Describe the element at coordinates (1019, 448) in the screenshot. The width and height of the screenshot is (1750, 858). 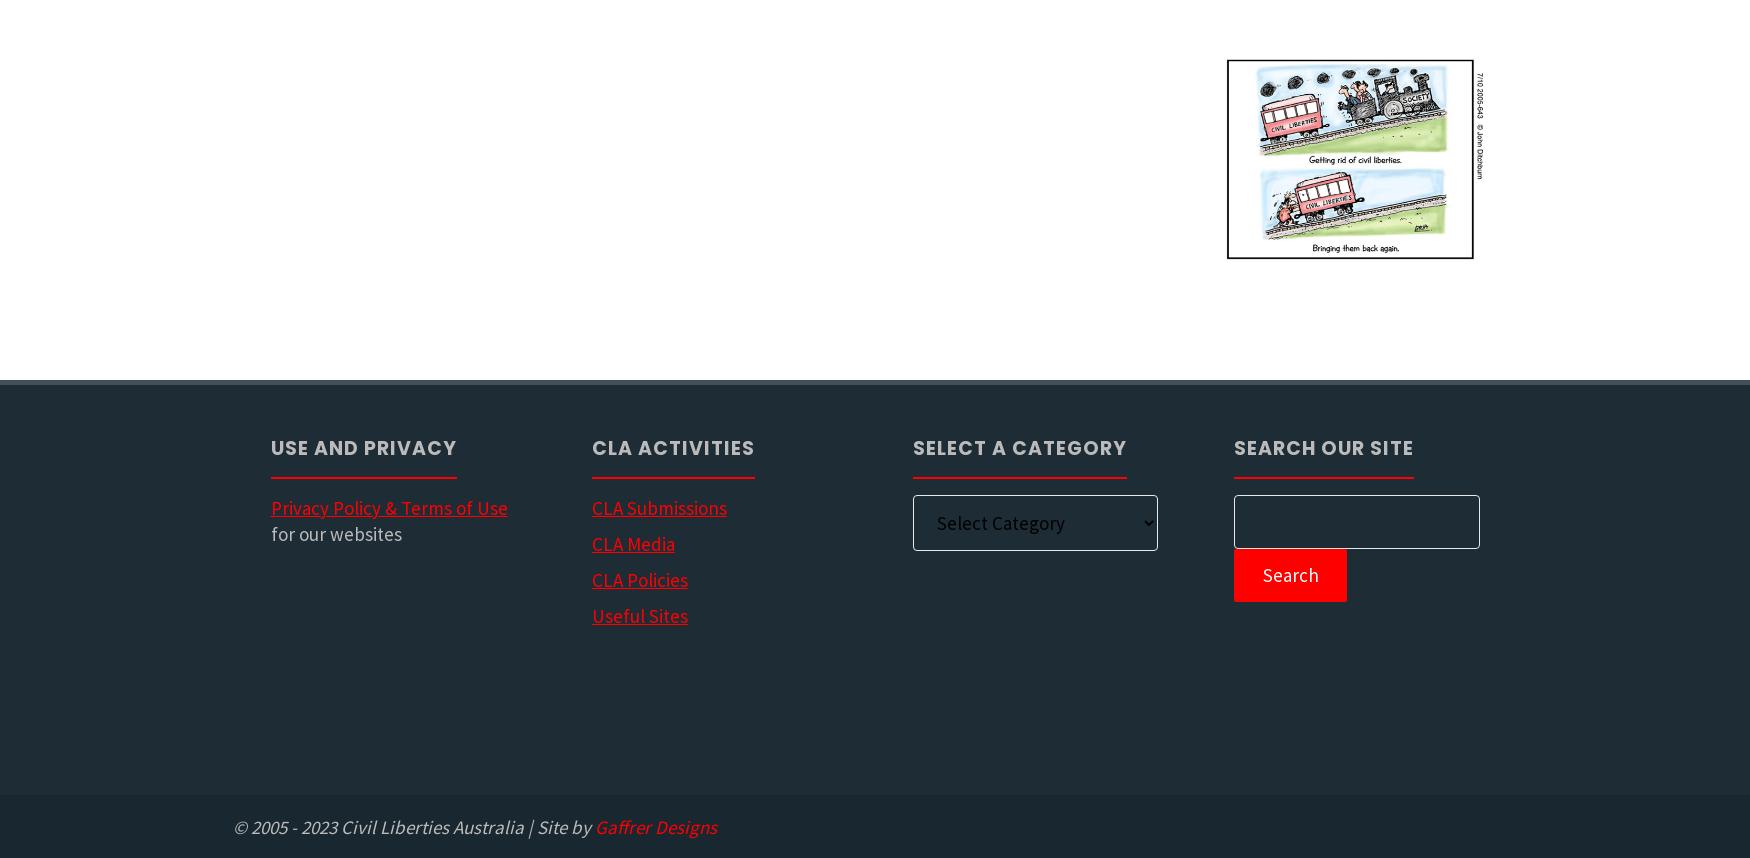
I see `'Select a Category'` at that location.